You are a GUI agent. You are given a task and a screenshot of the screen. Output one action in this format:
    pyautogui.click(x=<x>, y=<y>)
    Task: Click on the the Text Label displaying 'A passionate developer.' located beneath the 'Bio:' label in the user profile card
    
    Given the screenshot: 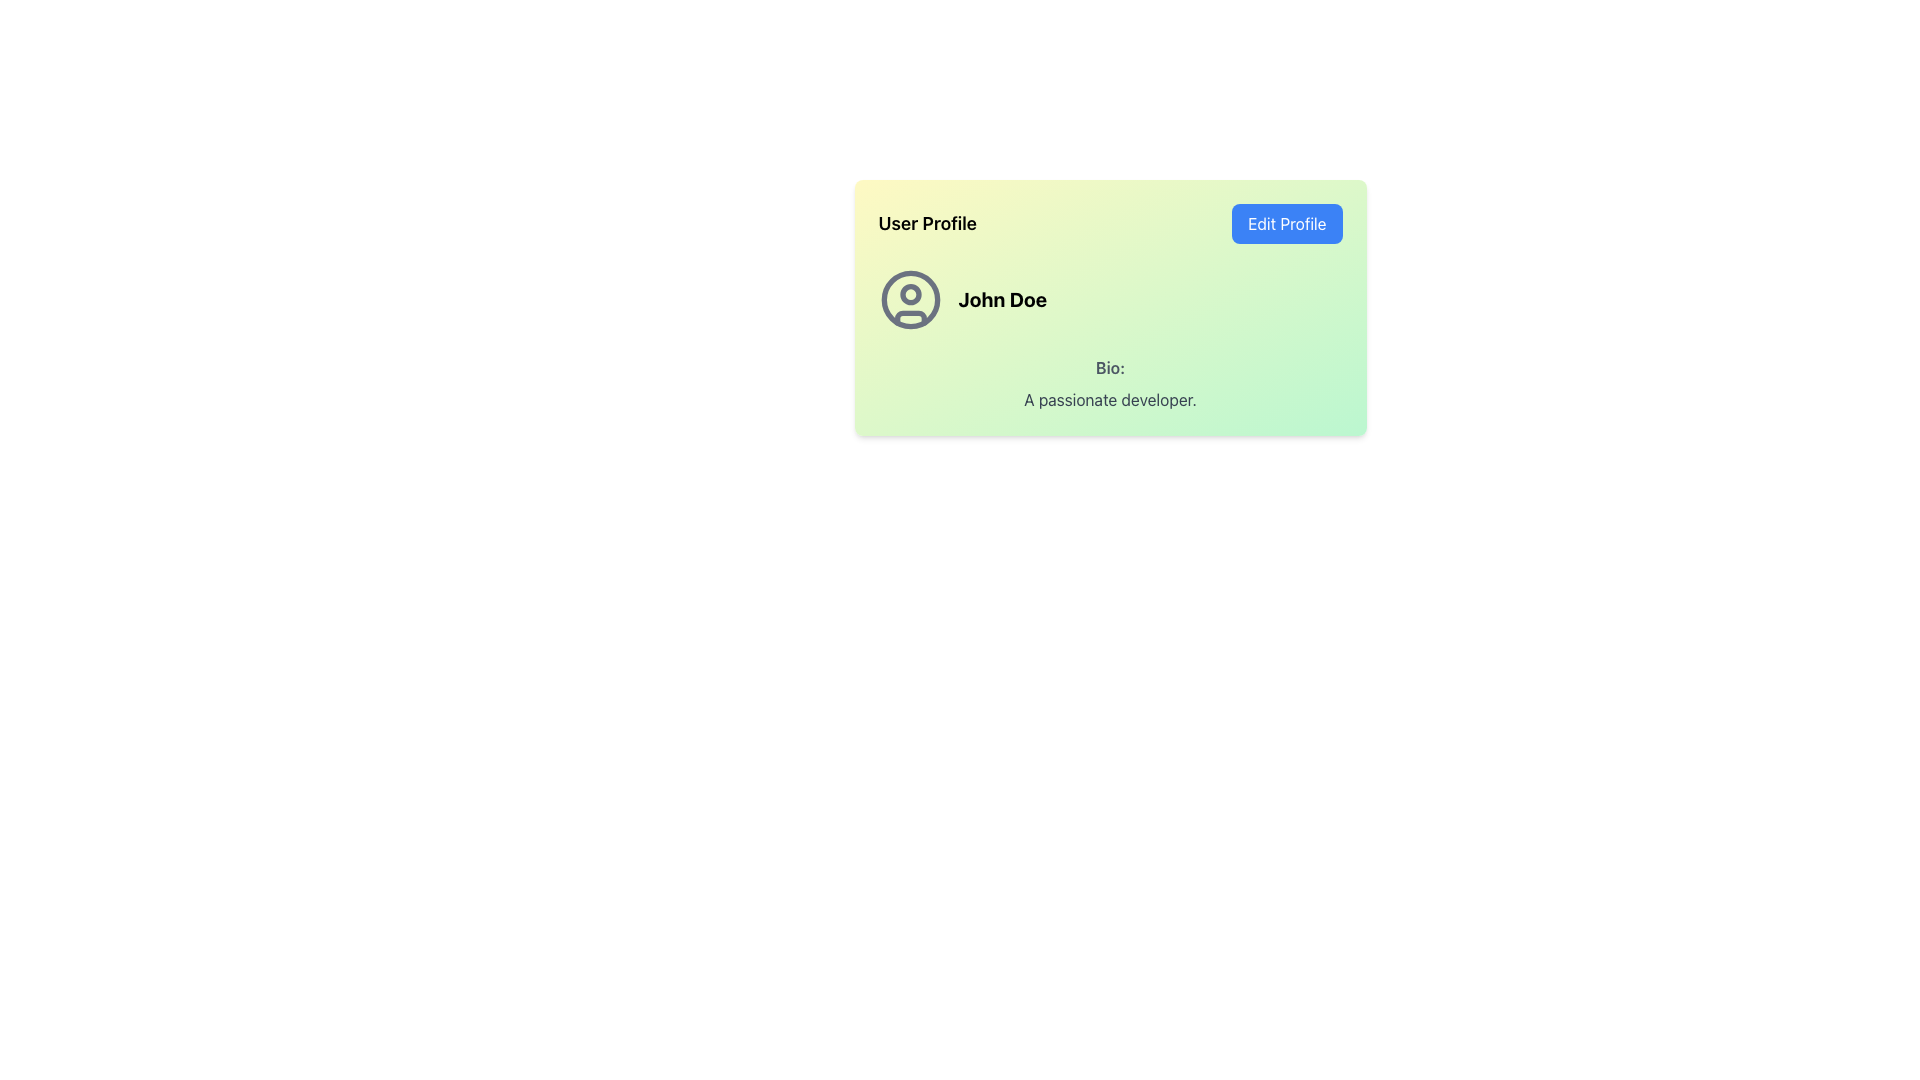 What is the action you would take?
    pyautogui.click(x=1109, y=400)
    